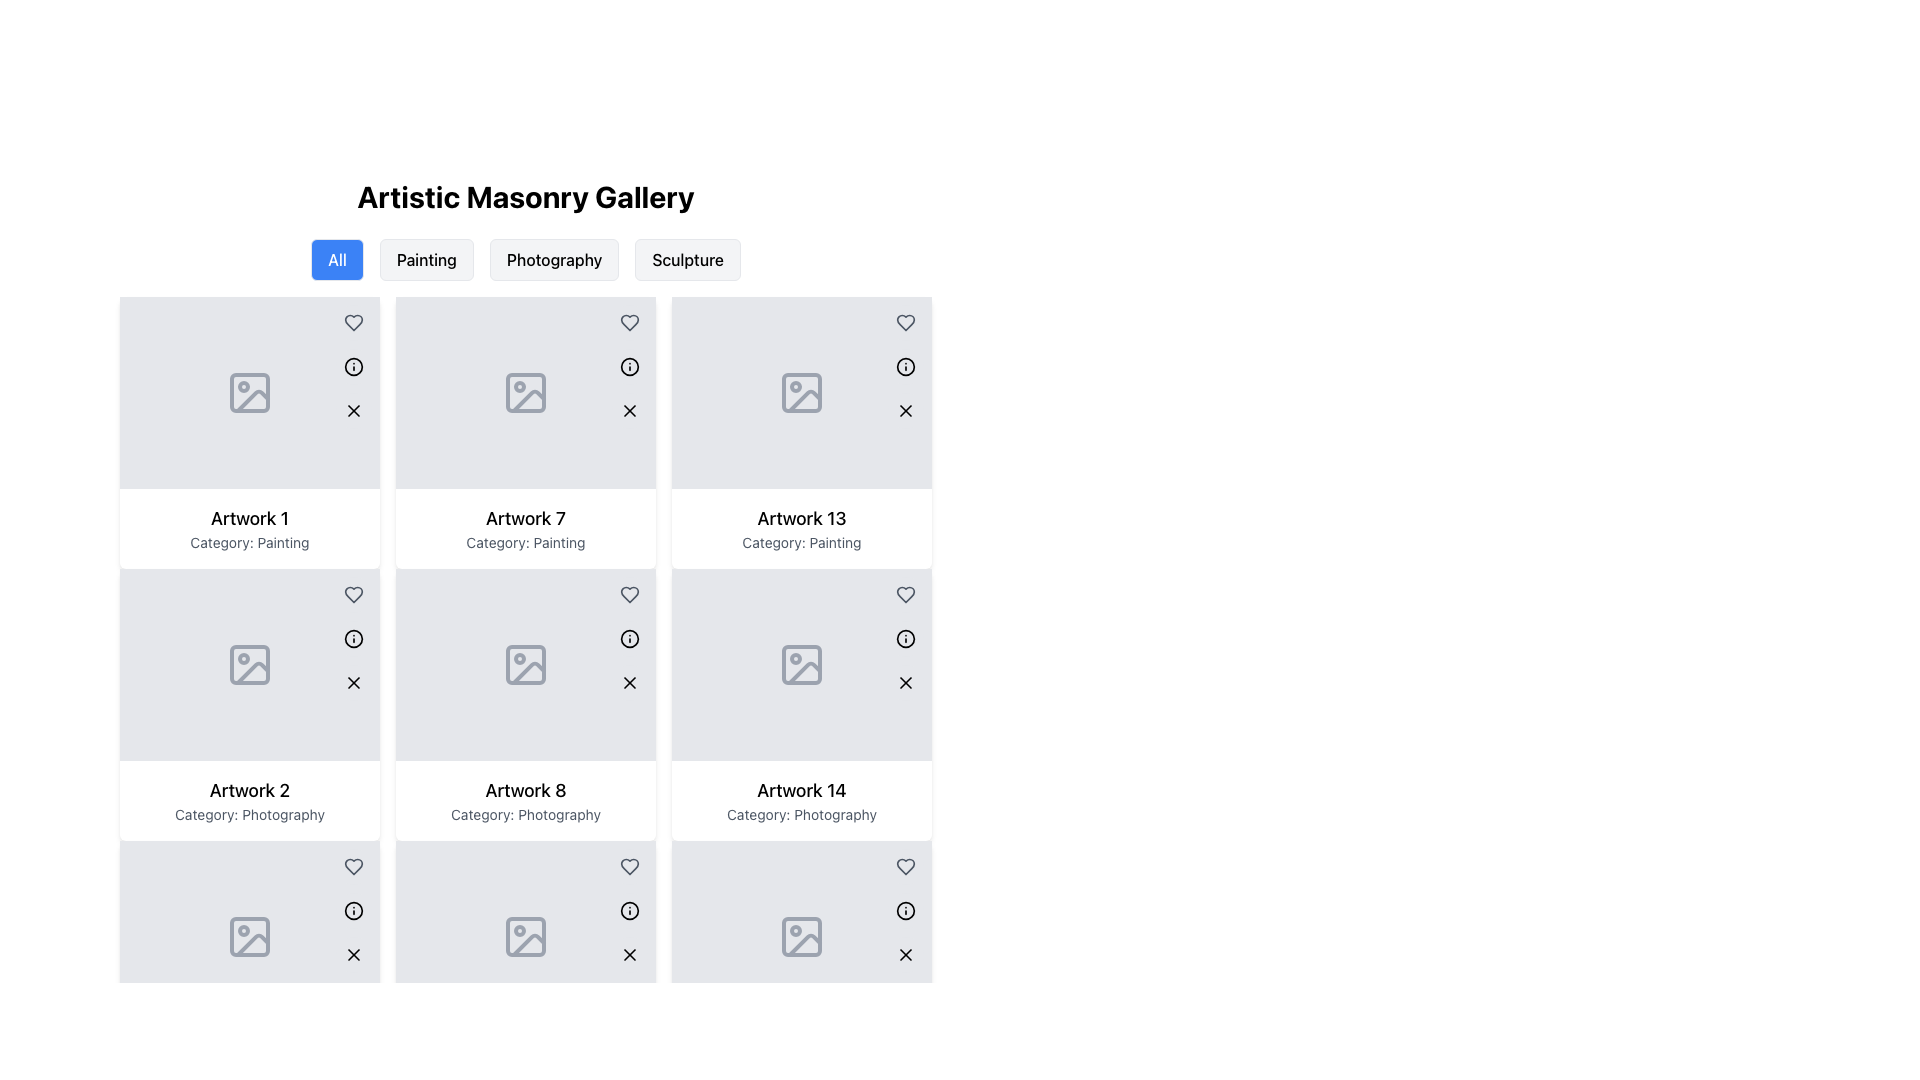 The image size is (1920, 1080). What do you see at coordinates (354, 639) in the screenshot?
I see `the circular information icon located in the leftmost card of a 3-column grid layout, positioned below the heart icon and above the 'Artwork 2' label` at bounding box center [354, 639].